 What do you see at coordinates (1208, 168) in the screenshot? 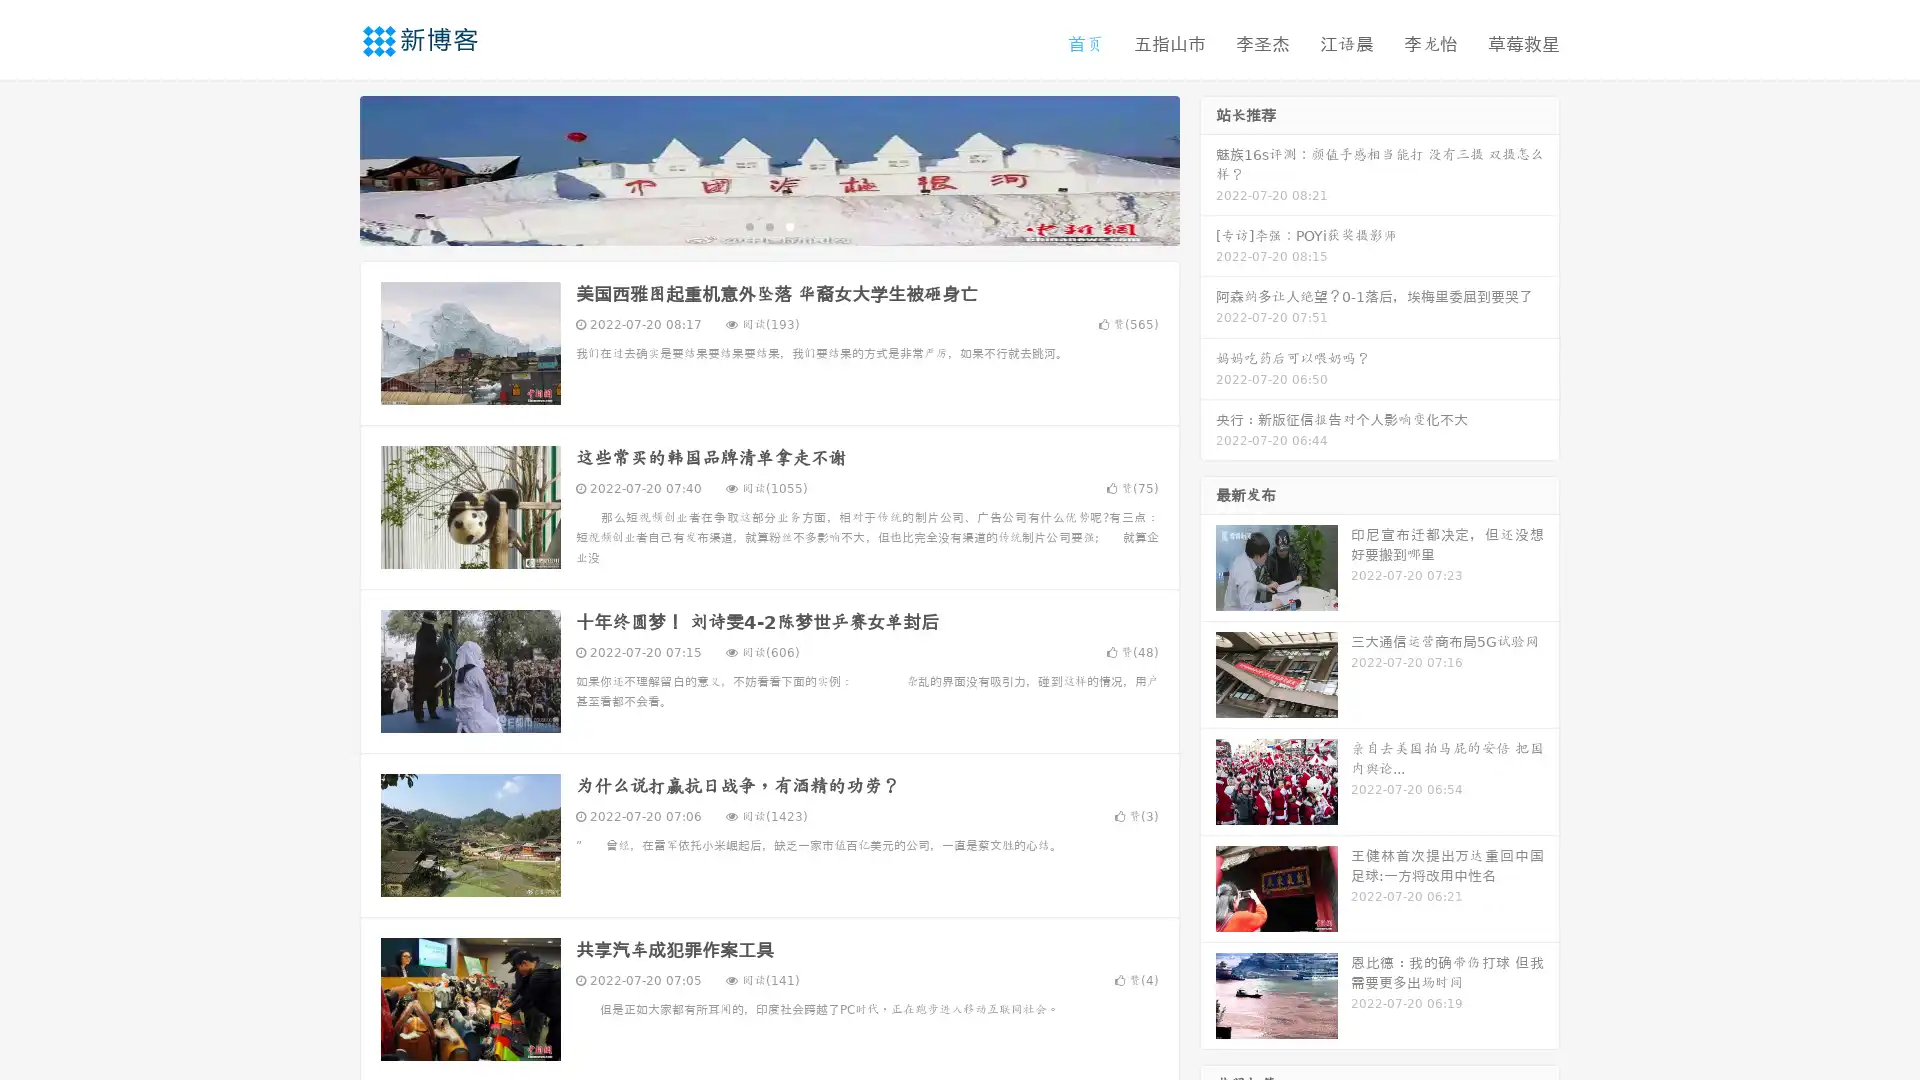
I see `Next slide` at bounding box center [1208, 168].